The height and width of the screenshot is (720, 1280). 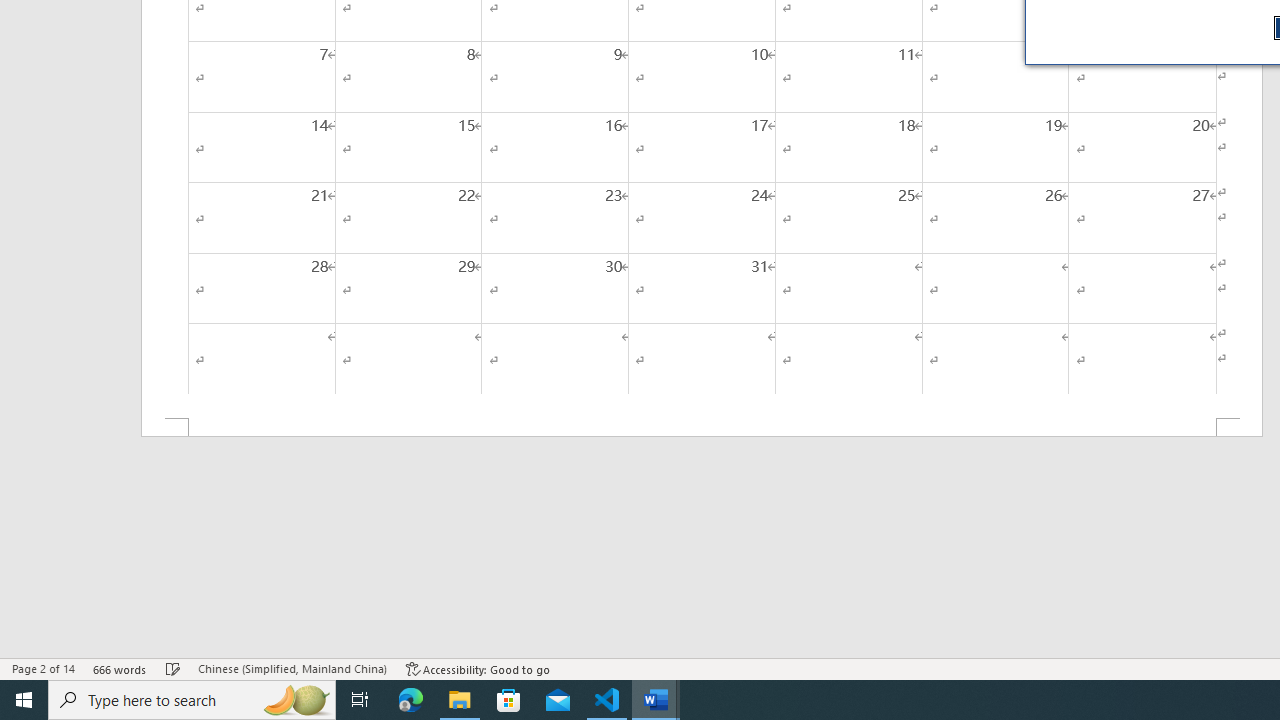 I want to click on 'Word - 2 running windows', so click(x=656, y=698).